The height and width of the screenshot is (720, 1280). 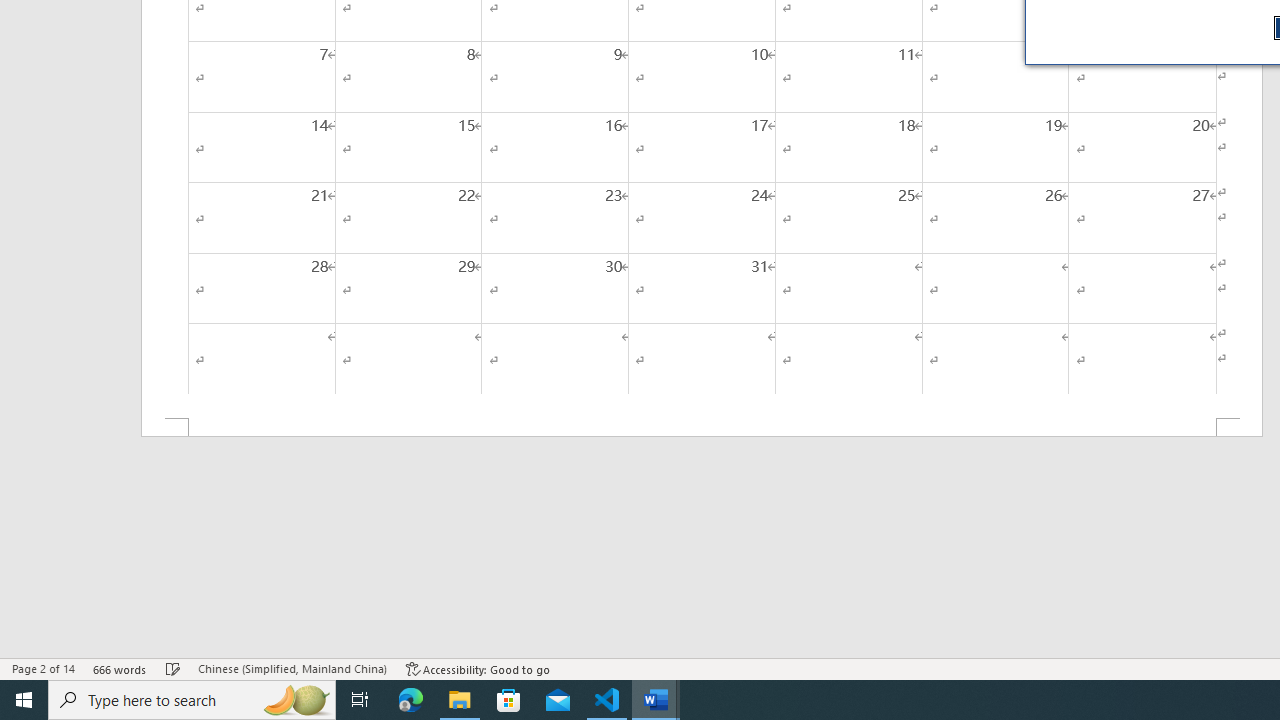 I want to click on 'Word - 2 running windows', so click(x=656, y=698).